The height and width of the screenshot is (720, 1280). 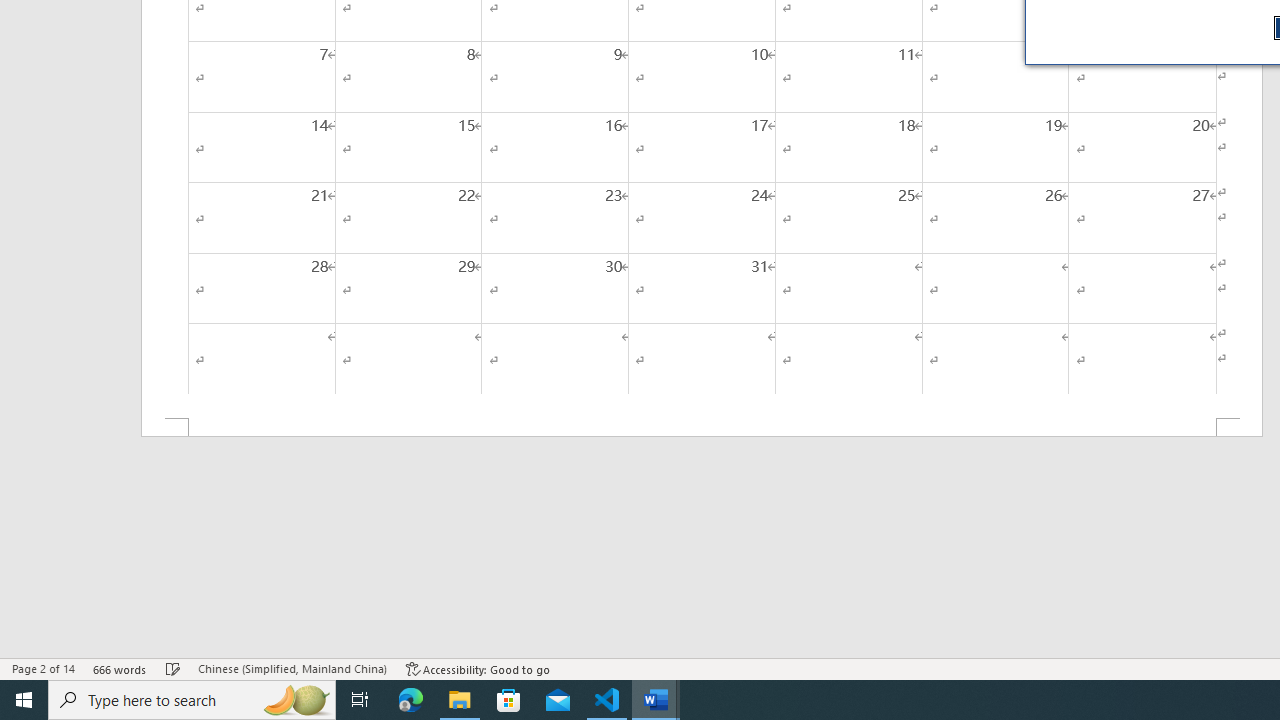 I want to click on 'Word - 2 running windows', so click(x=656, y=698).